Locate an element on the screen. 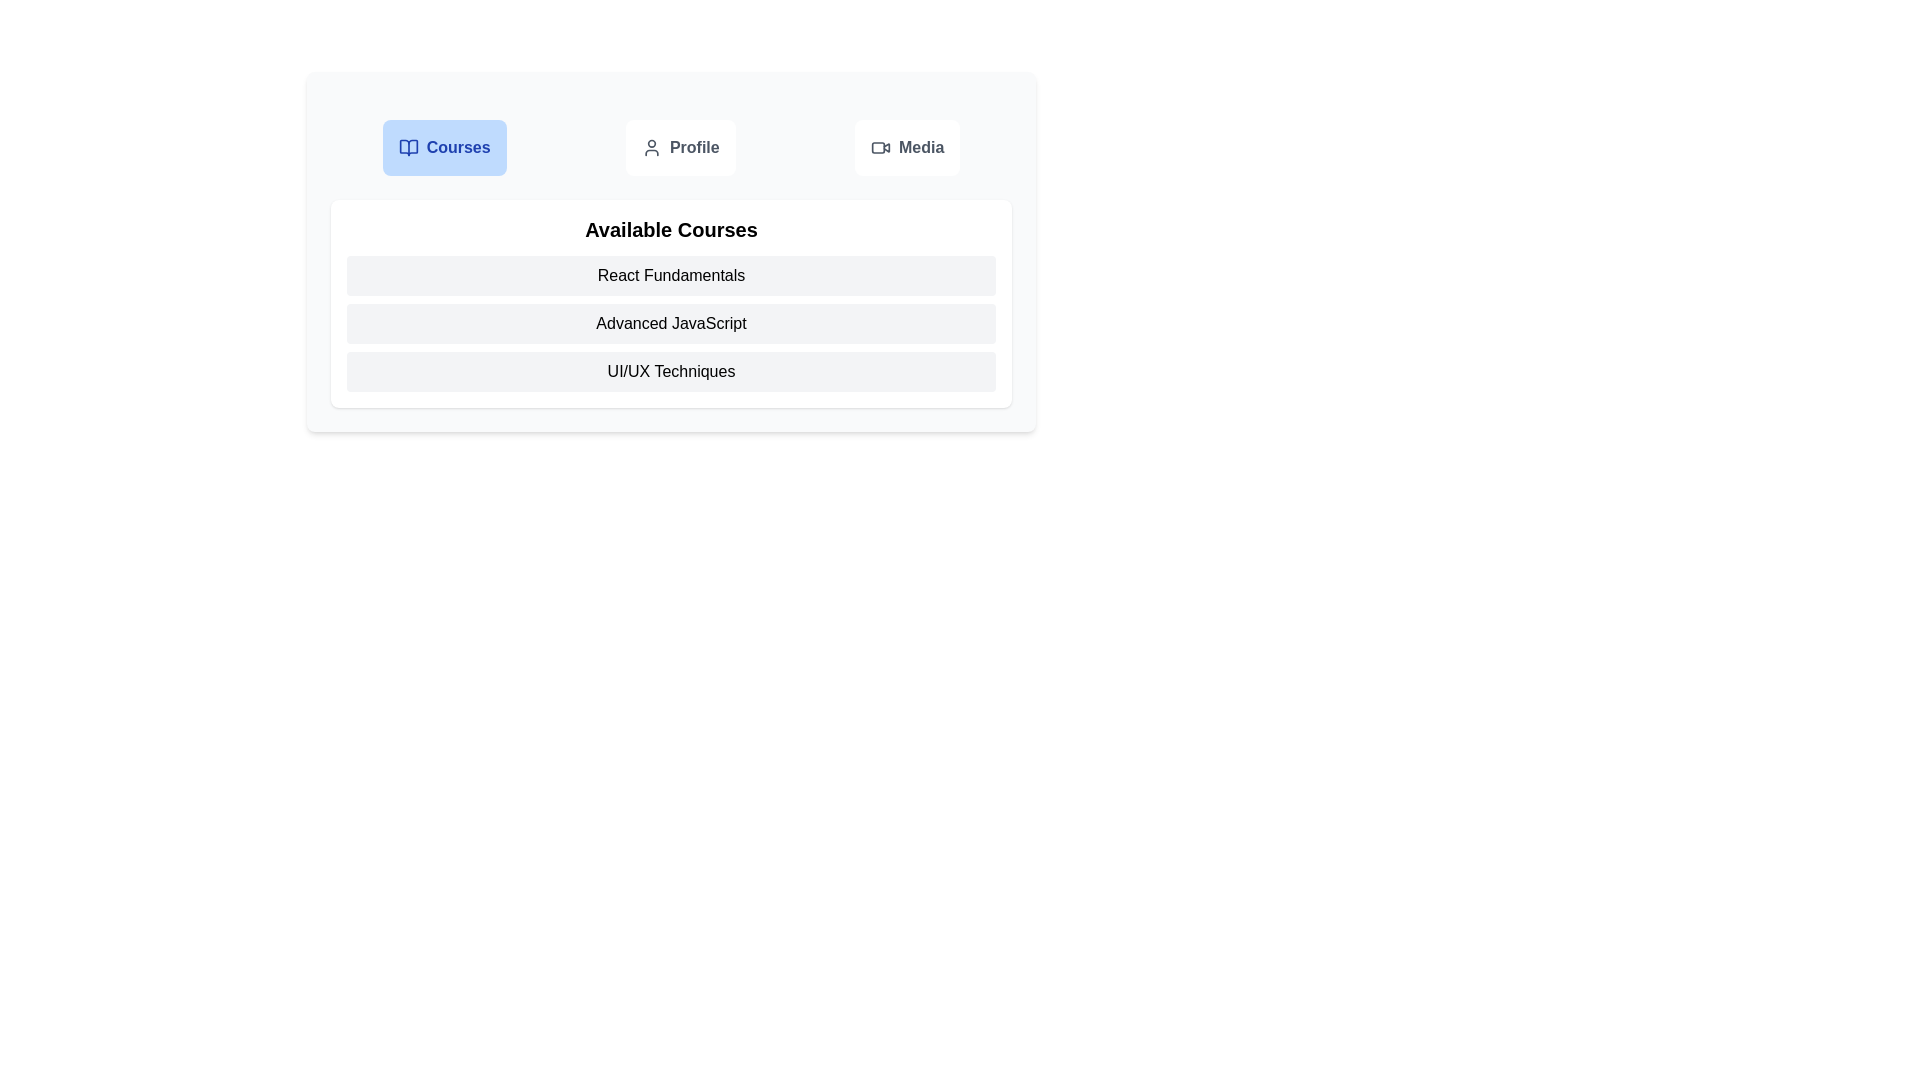 The width and height of the screenshot is (1920, 1080). the 'Courses' icon located at the top left portion of the interface, which visually represents the functionality related to 'Courses' is located at coordinates (407, 146).